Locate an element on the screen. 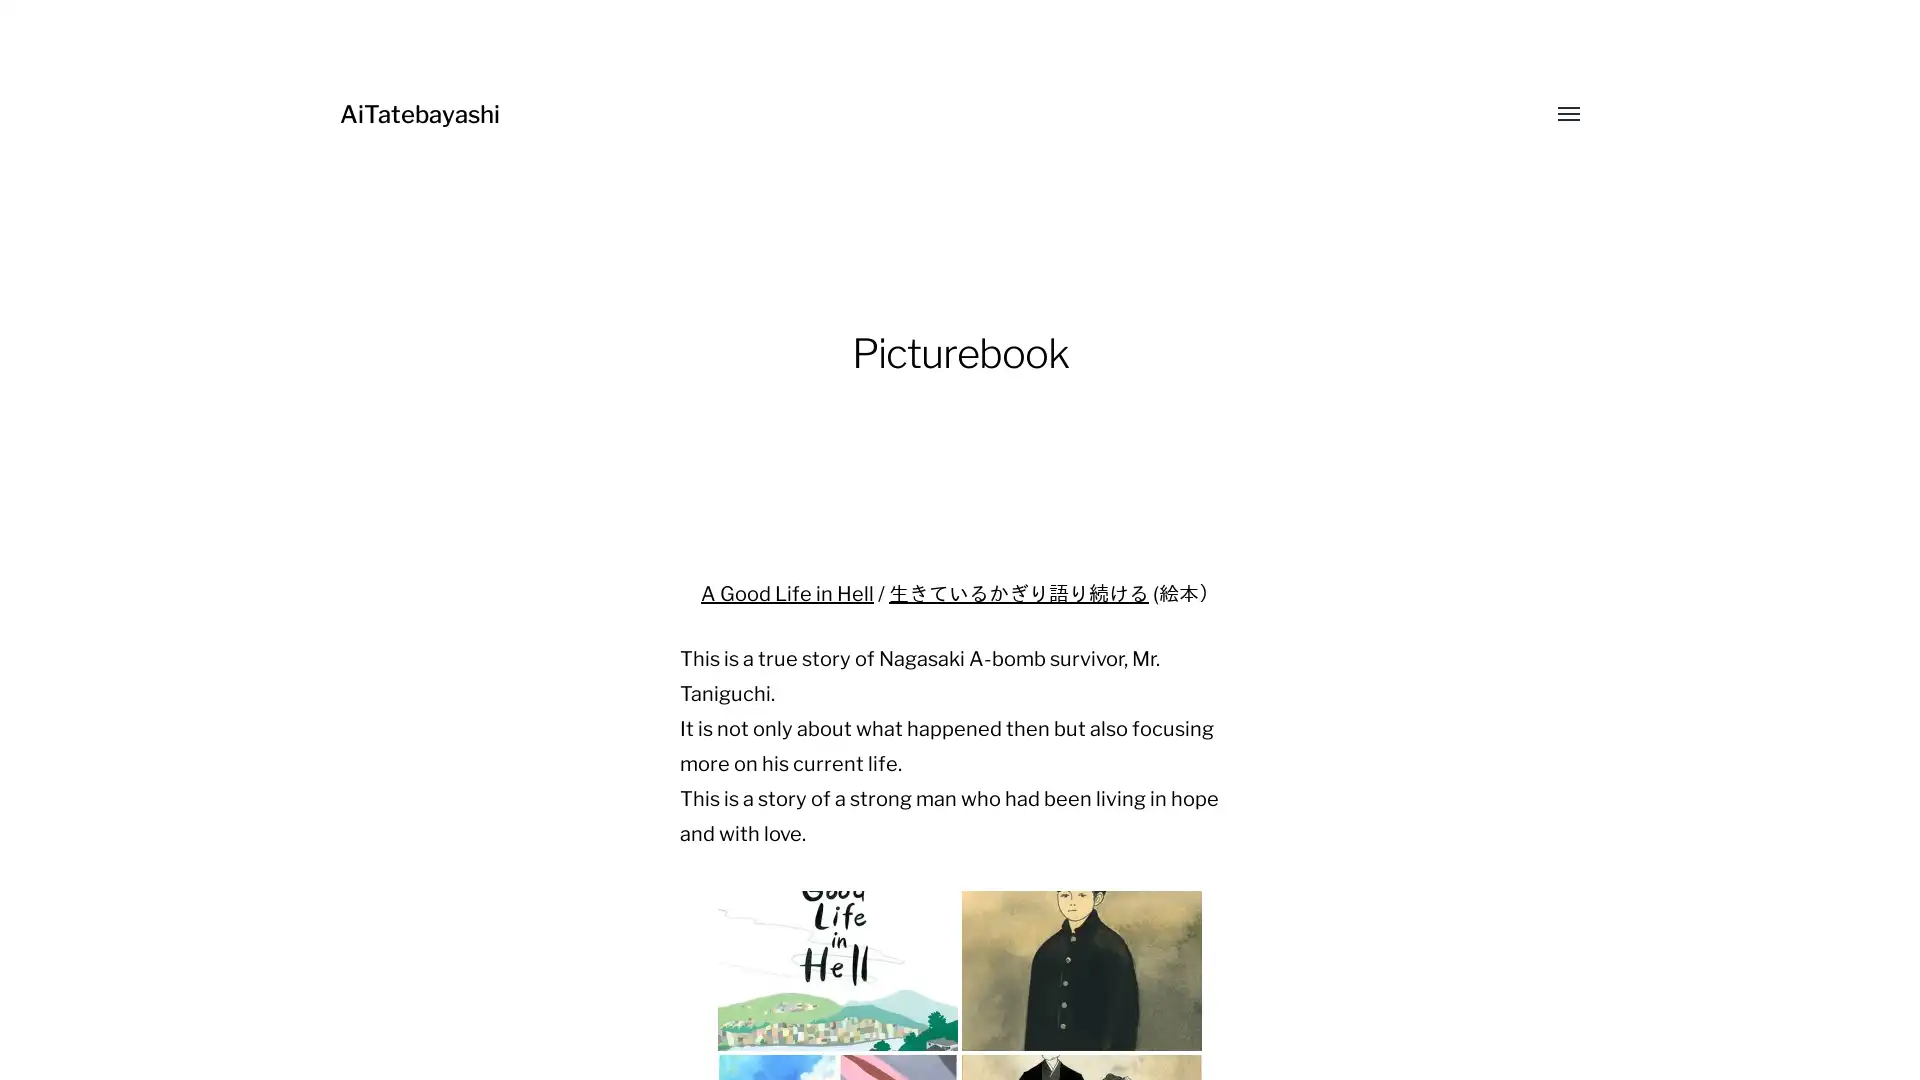 Image resolution: width=1920 pixels, height=1080 pixels. Toggle menu is located at coordinates (1554, 114).